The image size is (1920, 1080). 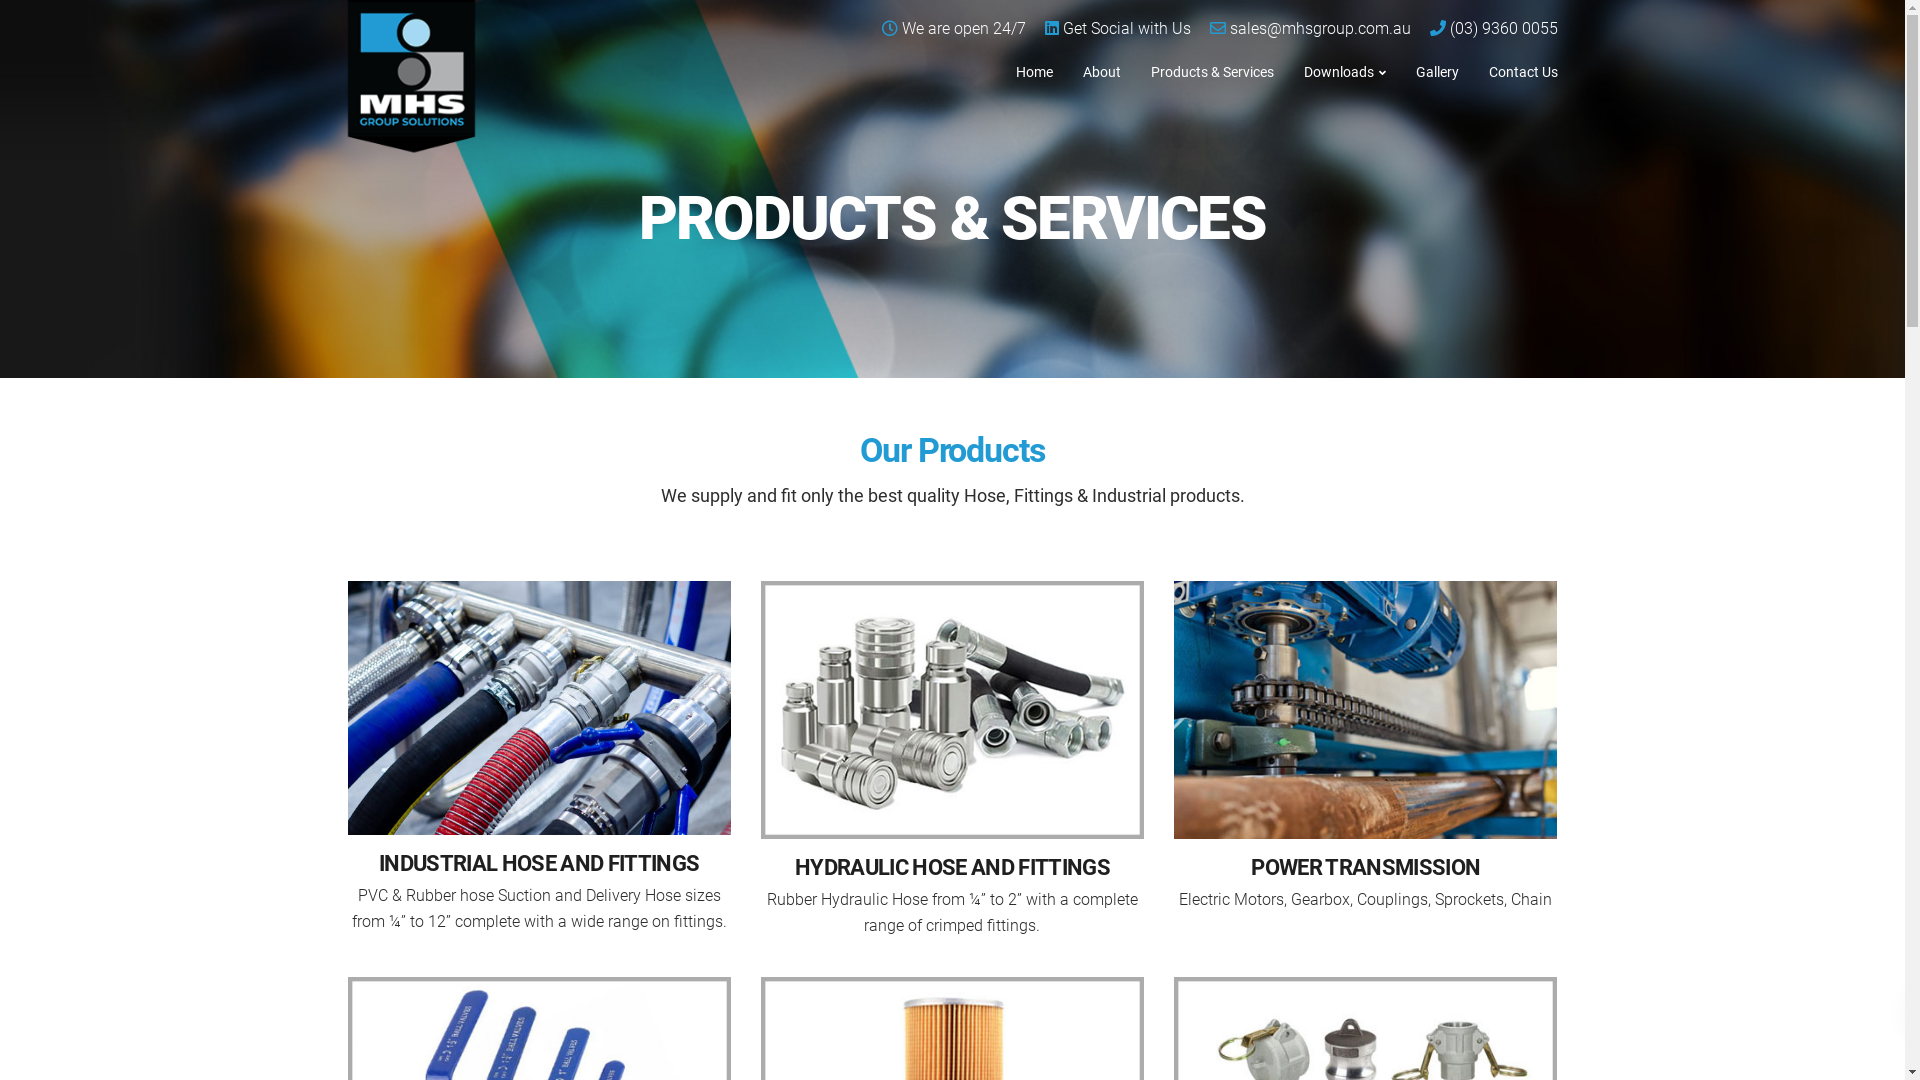 What do you see at coordinates (1522, 69) in the screenshot?
I see `'Contact Us'` at bounding box center [1522, 69].